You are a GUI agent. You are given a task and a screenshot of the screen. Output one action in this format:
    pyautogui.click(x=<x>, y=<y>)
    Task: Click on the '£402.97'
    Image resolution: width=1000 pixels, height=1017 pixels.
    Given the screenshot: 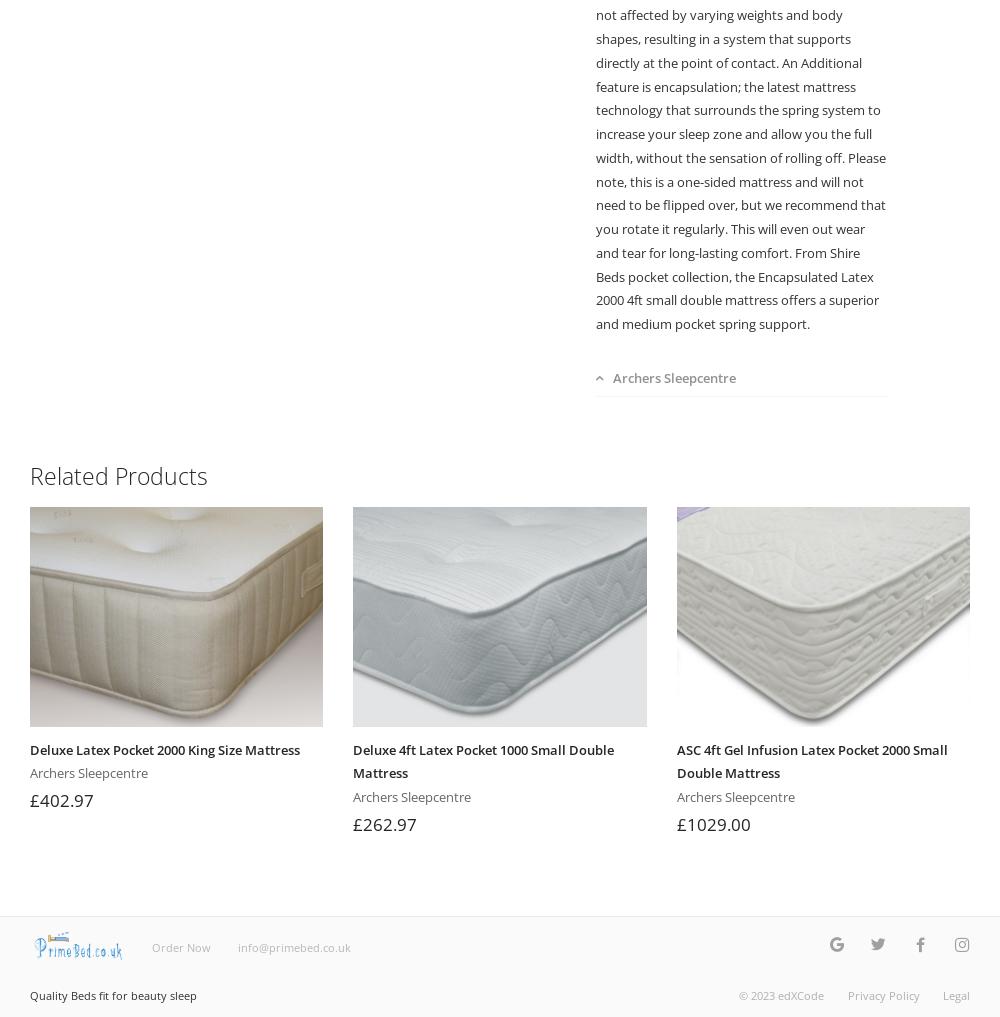 What is the action you would take?
    pyautogui.click(x=62, y=798)
    